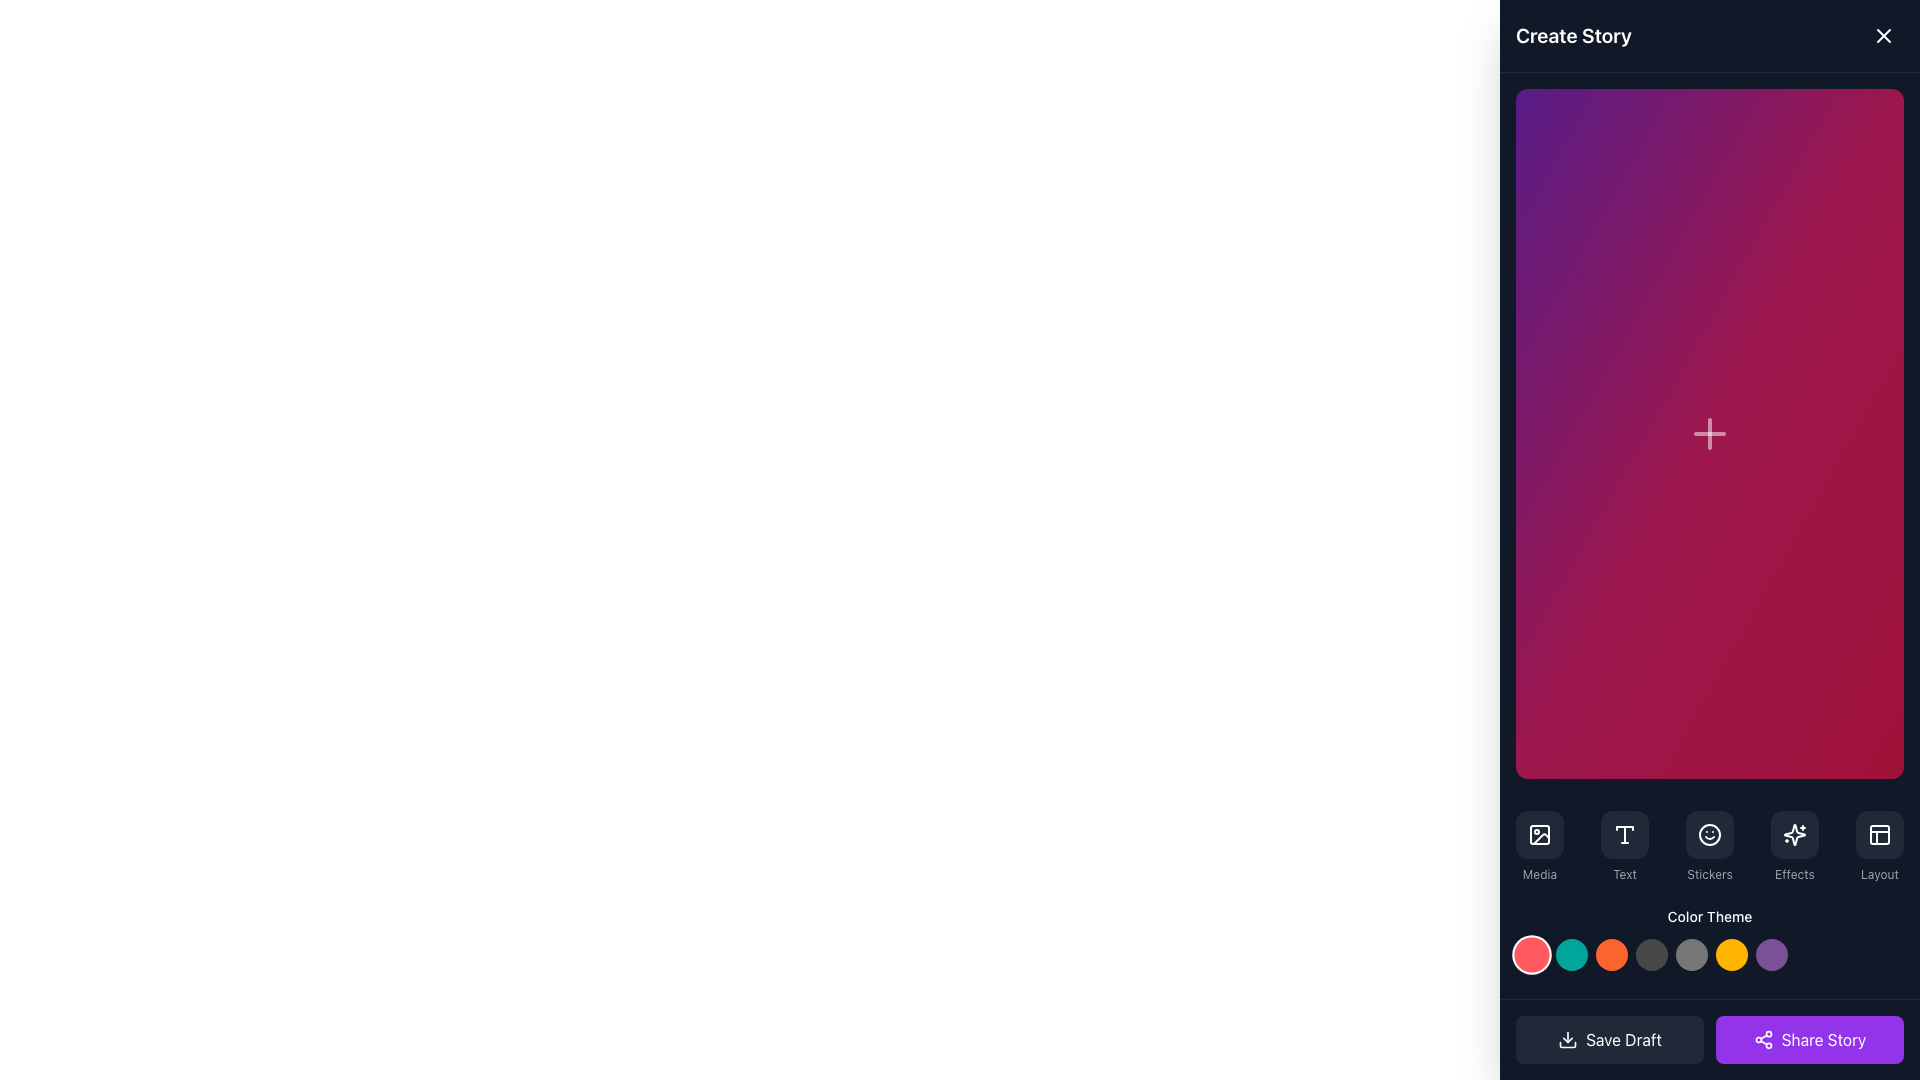 The width and height of the screenshot is (1920, 1080). What do you see at coordinates (1651, 952) in the screenshot?
I see `the small circular dark grey button located in the 'Color Theme' section` at bounding box center [1651, 952].